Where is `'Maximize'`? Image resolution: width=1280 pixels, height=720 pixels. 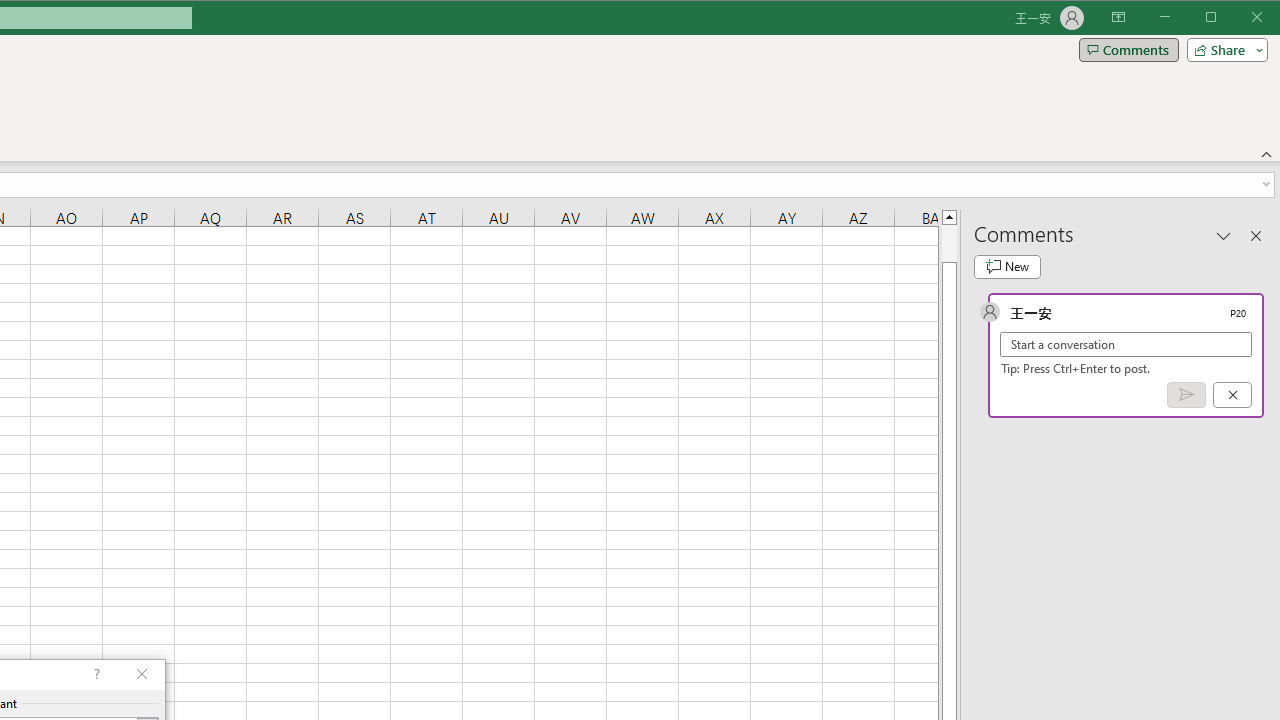 'Maximize' is located at coordinates (1238, 19).